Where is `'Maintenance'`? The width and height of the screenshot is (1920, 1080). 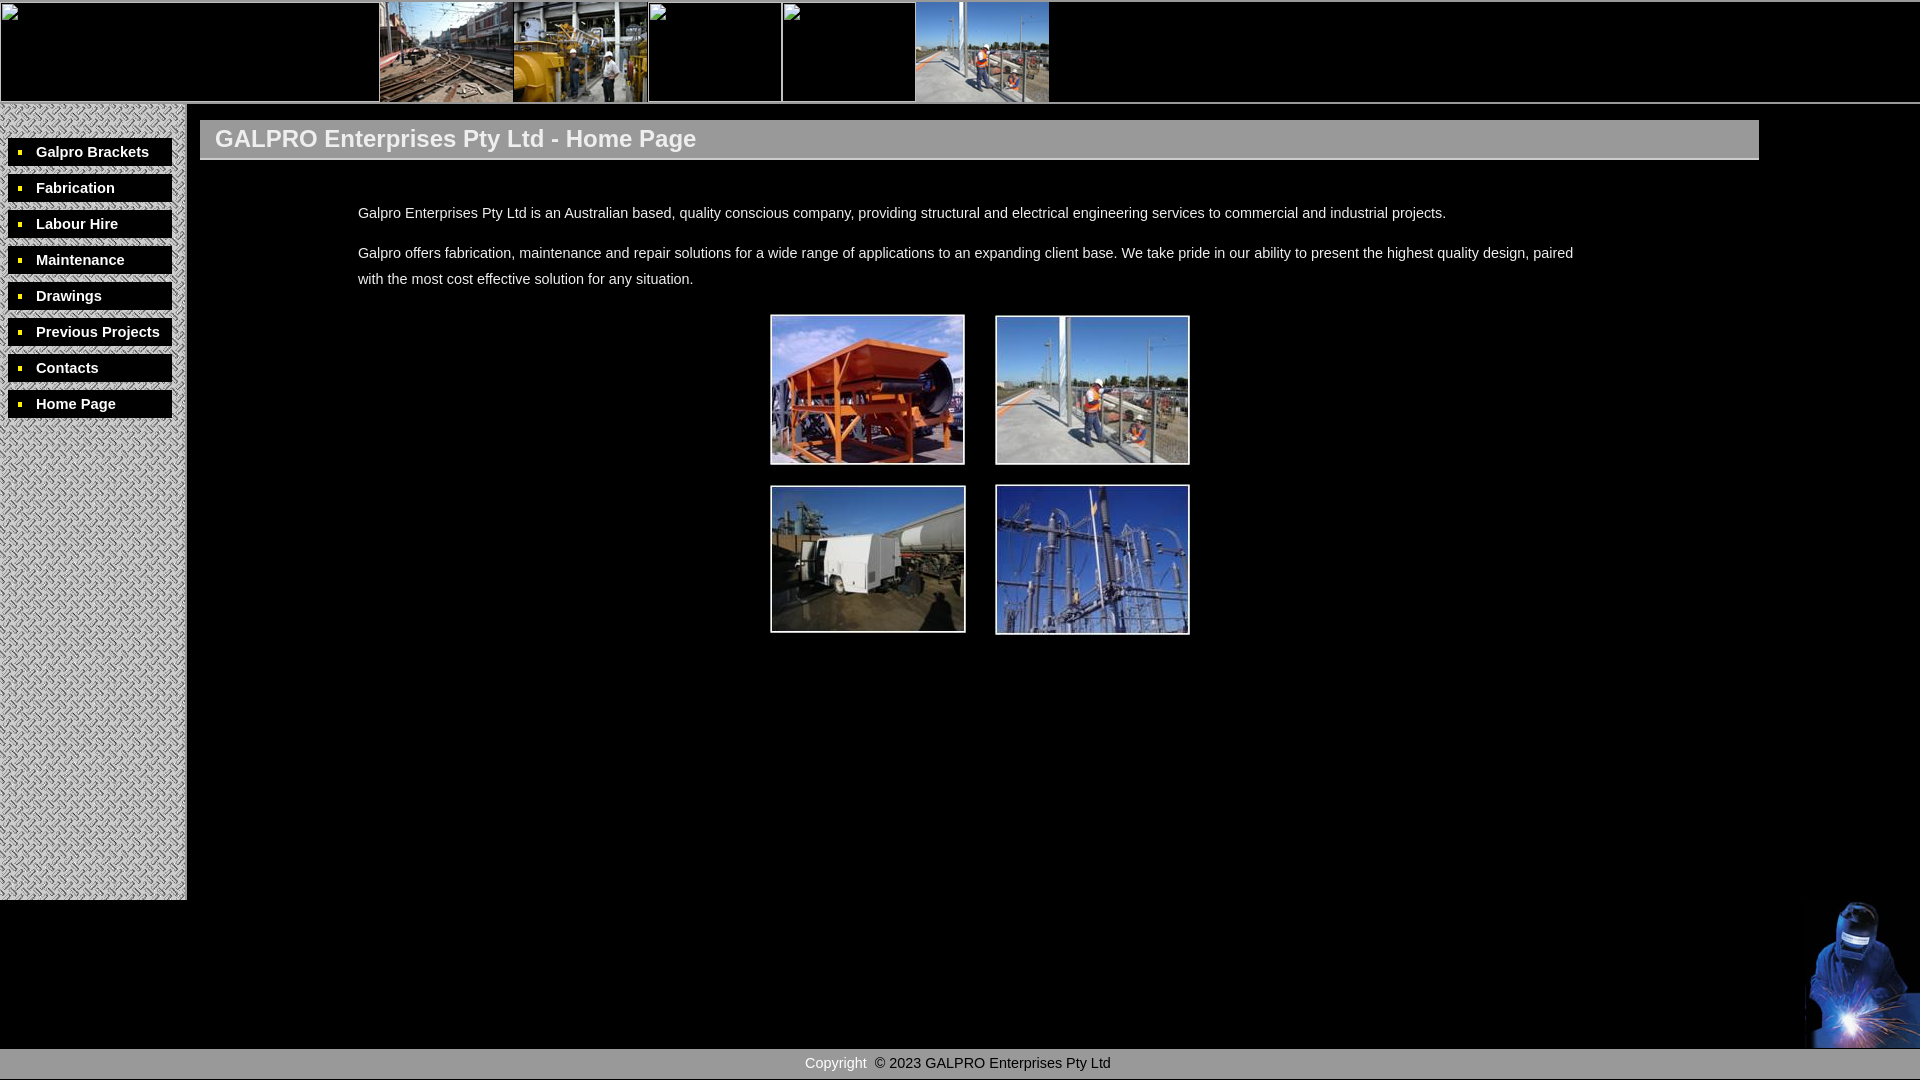
'Maintenance' is located at coordinates (8, 258).